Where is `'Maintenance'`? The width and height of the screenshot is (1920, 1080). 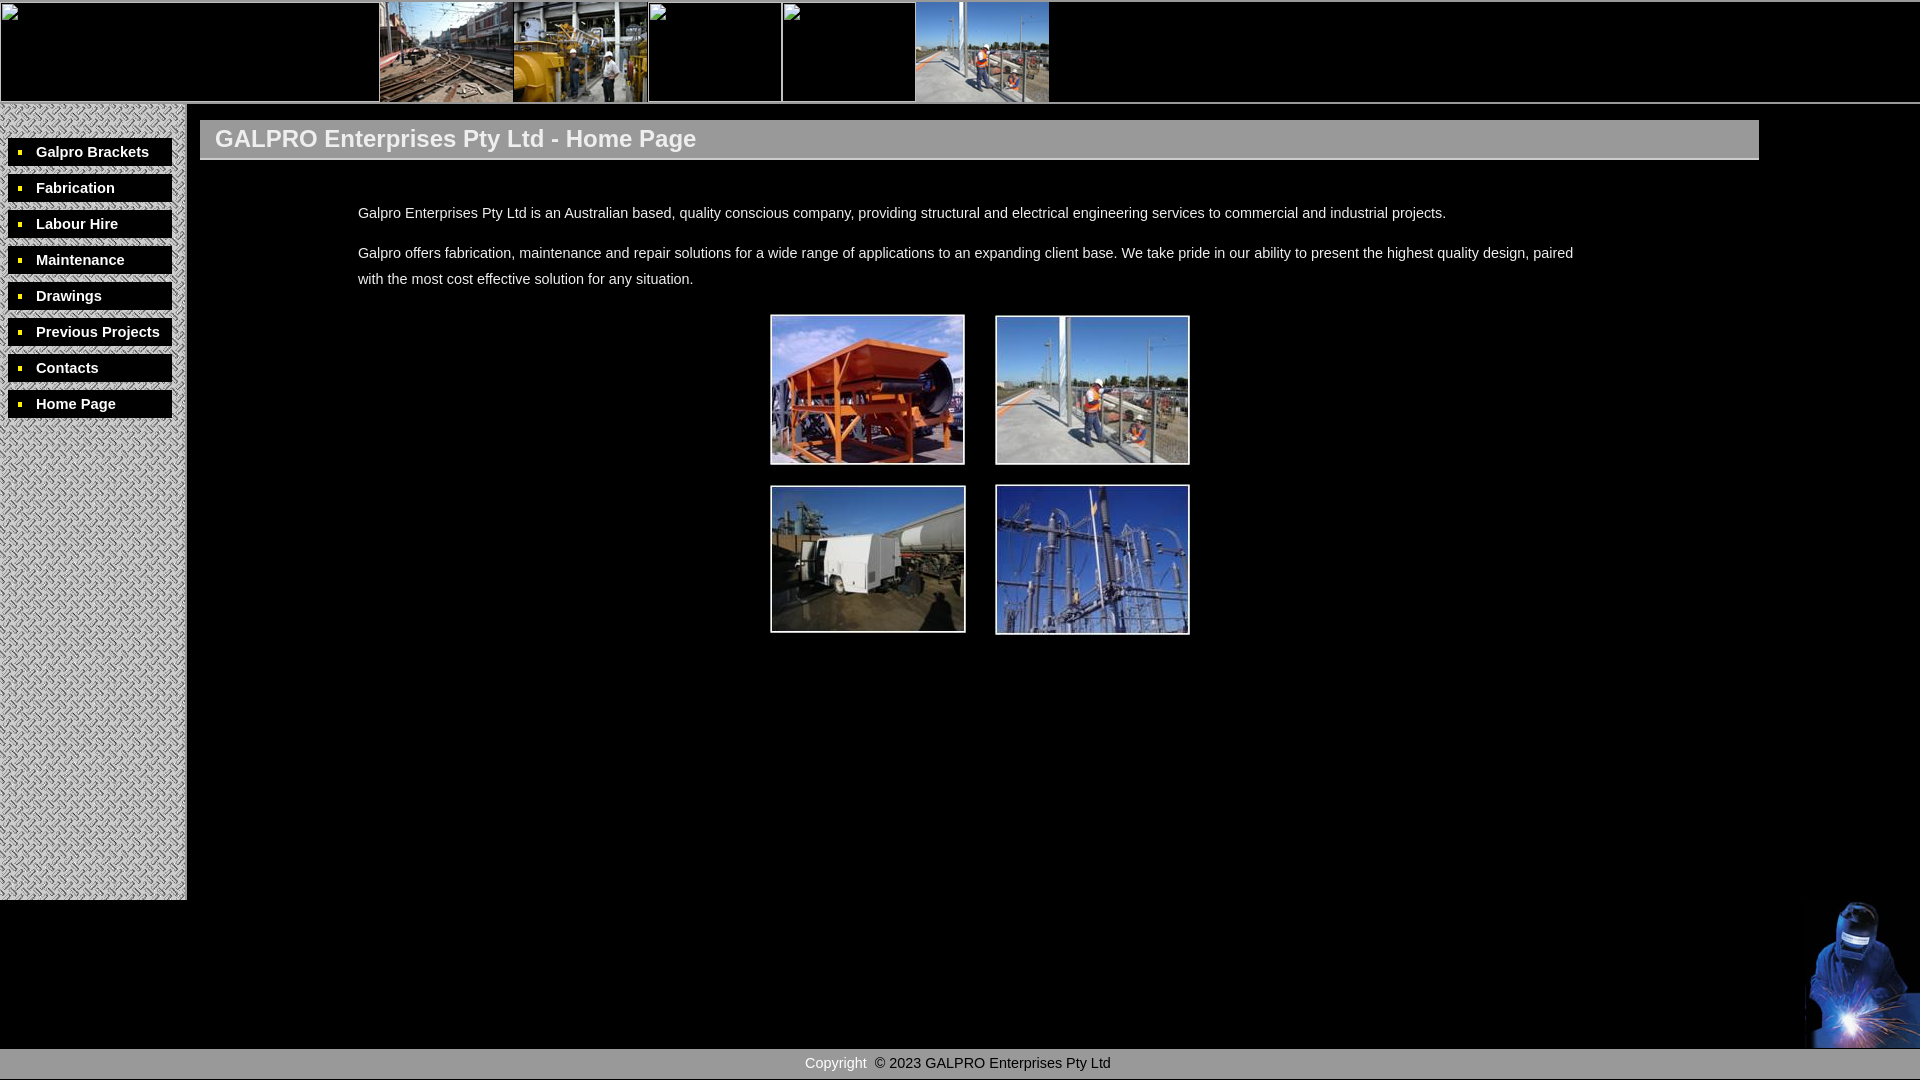
'Maintenance' is located at coordinates (8, 258).